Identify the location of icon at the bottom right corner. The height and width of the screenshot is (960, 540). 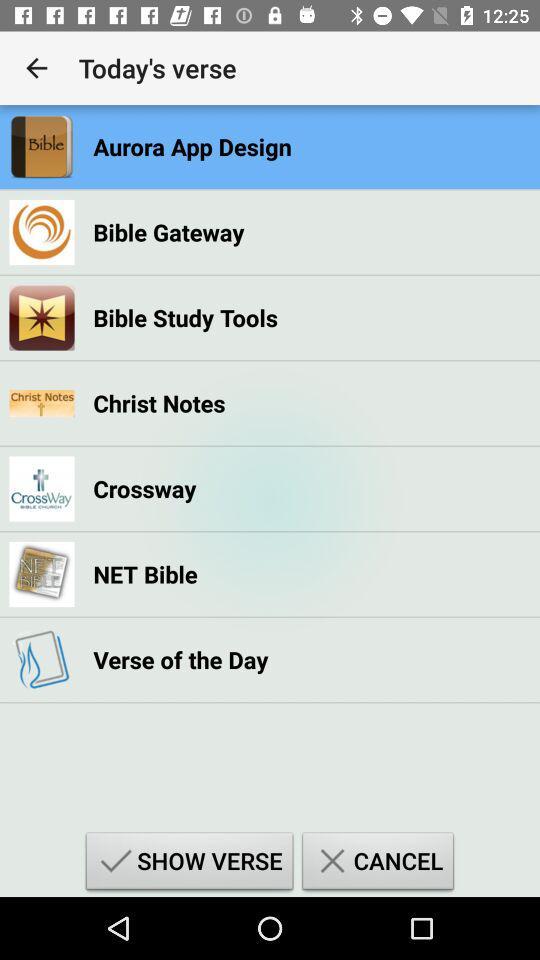
(378, 863).